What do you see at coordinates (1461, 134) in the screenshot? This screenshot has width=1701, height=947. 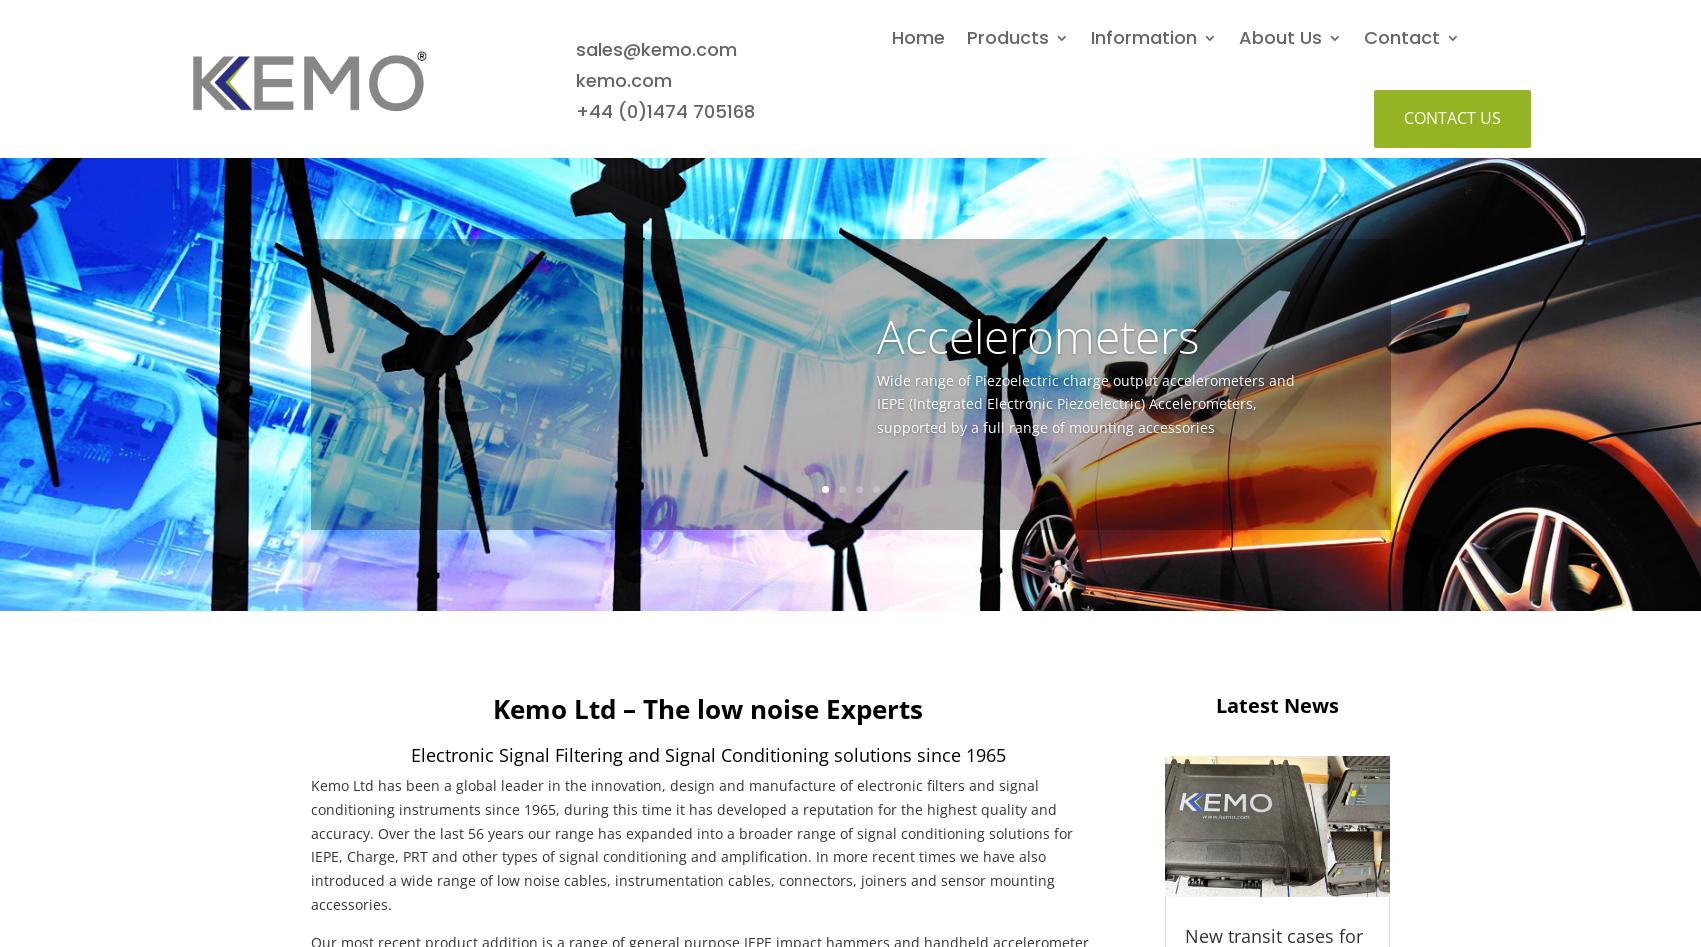 I see `'Global Distributors'` at bounding box center [1461, 134].